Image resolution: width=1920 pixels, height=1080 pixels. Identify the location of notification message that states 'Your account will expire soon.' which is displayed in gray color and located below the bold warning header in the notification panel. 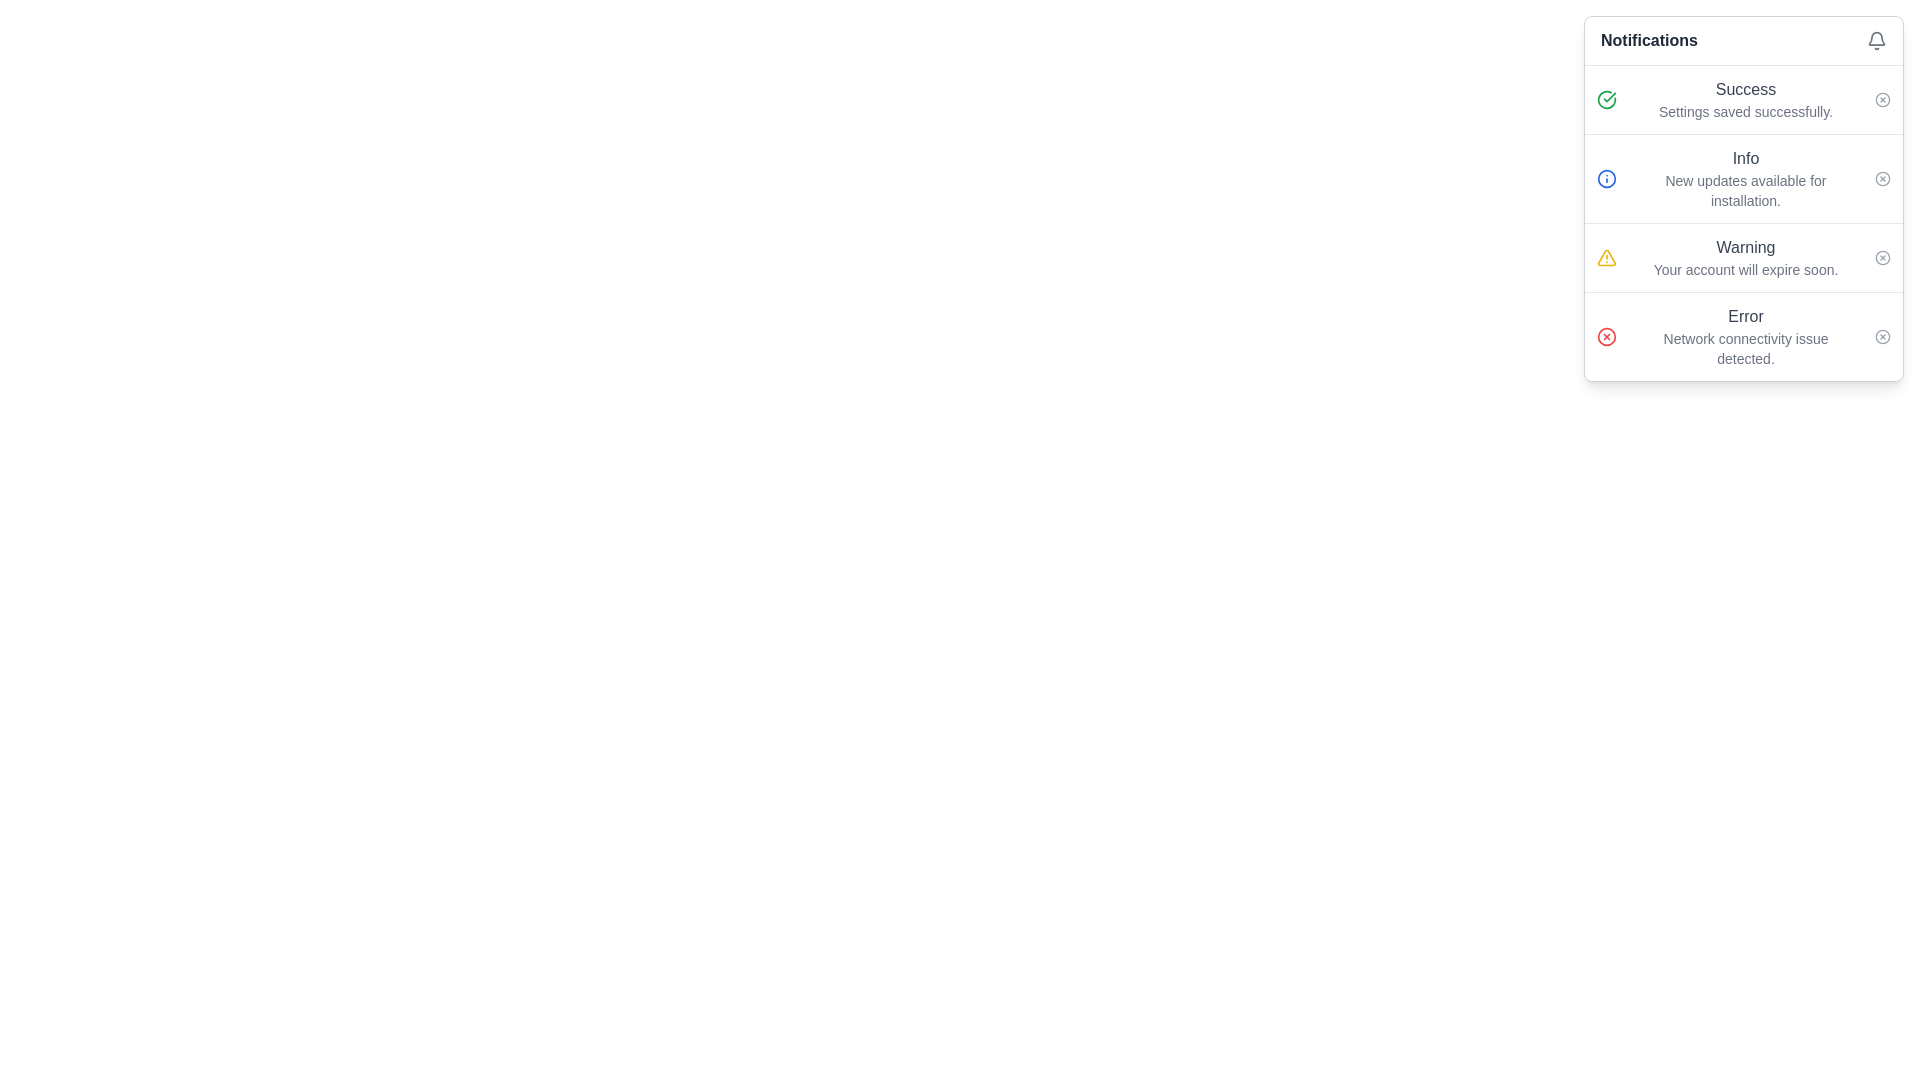
(1745, 270).